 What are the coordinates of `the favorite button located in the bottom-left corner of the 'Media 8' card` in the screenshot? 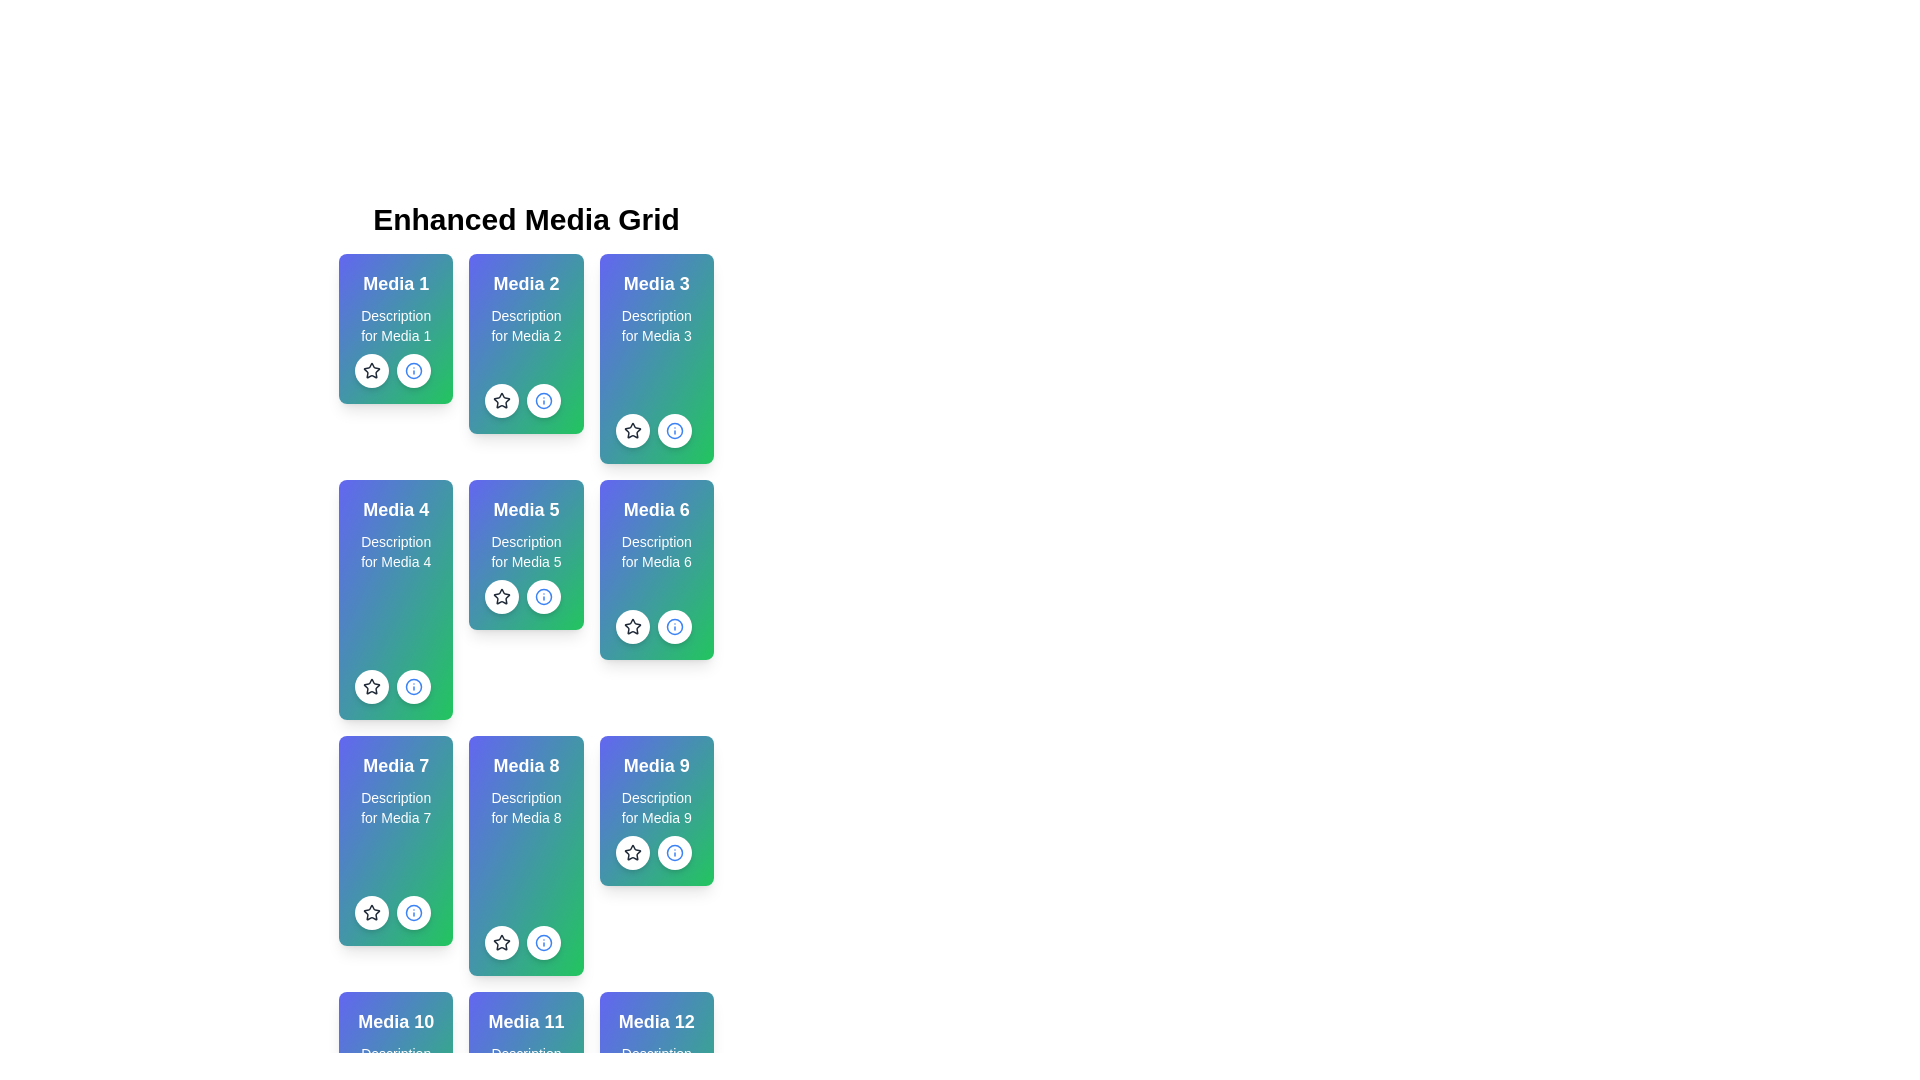 It's located at (502, 942).